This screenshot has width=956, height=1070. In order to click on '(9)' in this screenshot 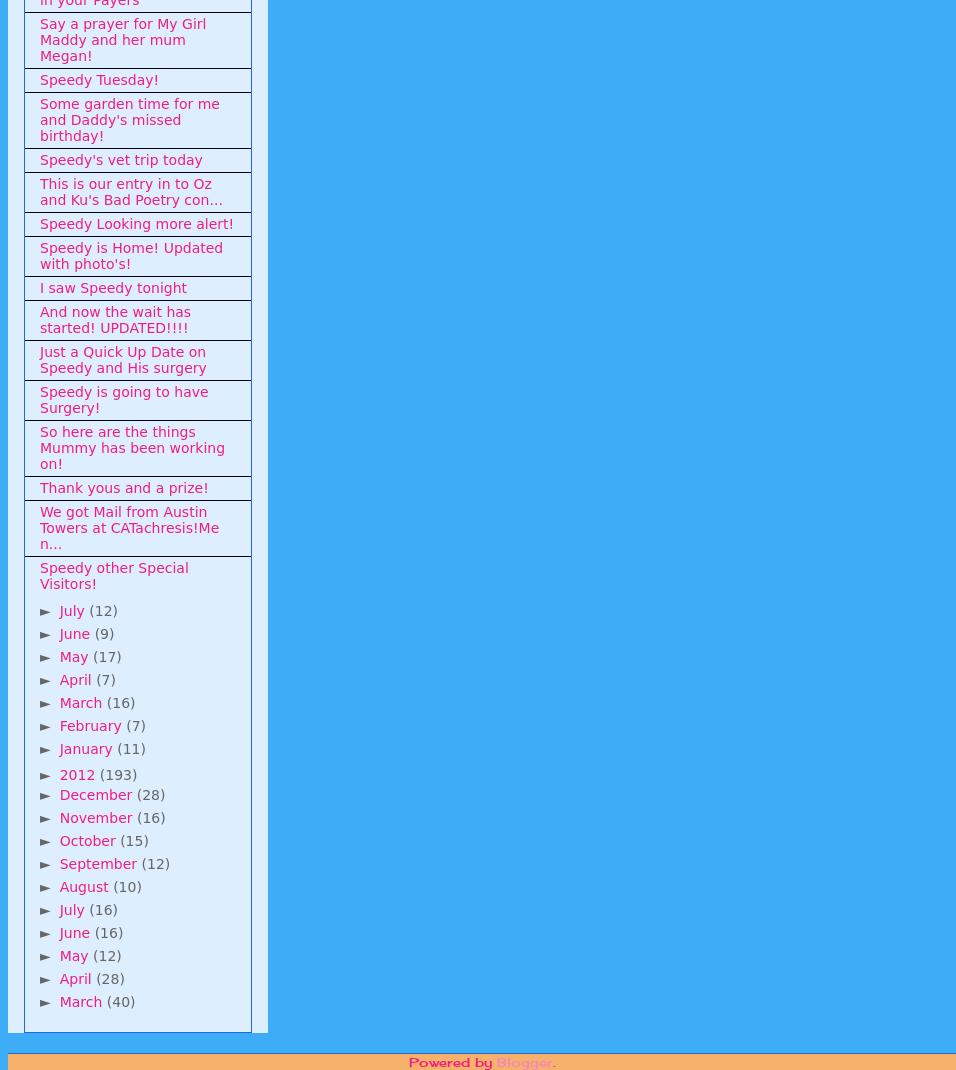, I will do `click(92, 633)`.